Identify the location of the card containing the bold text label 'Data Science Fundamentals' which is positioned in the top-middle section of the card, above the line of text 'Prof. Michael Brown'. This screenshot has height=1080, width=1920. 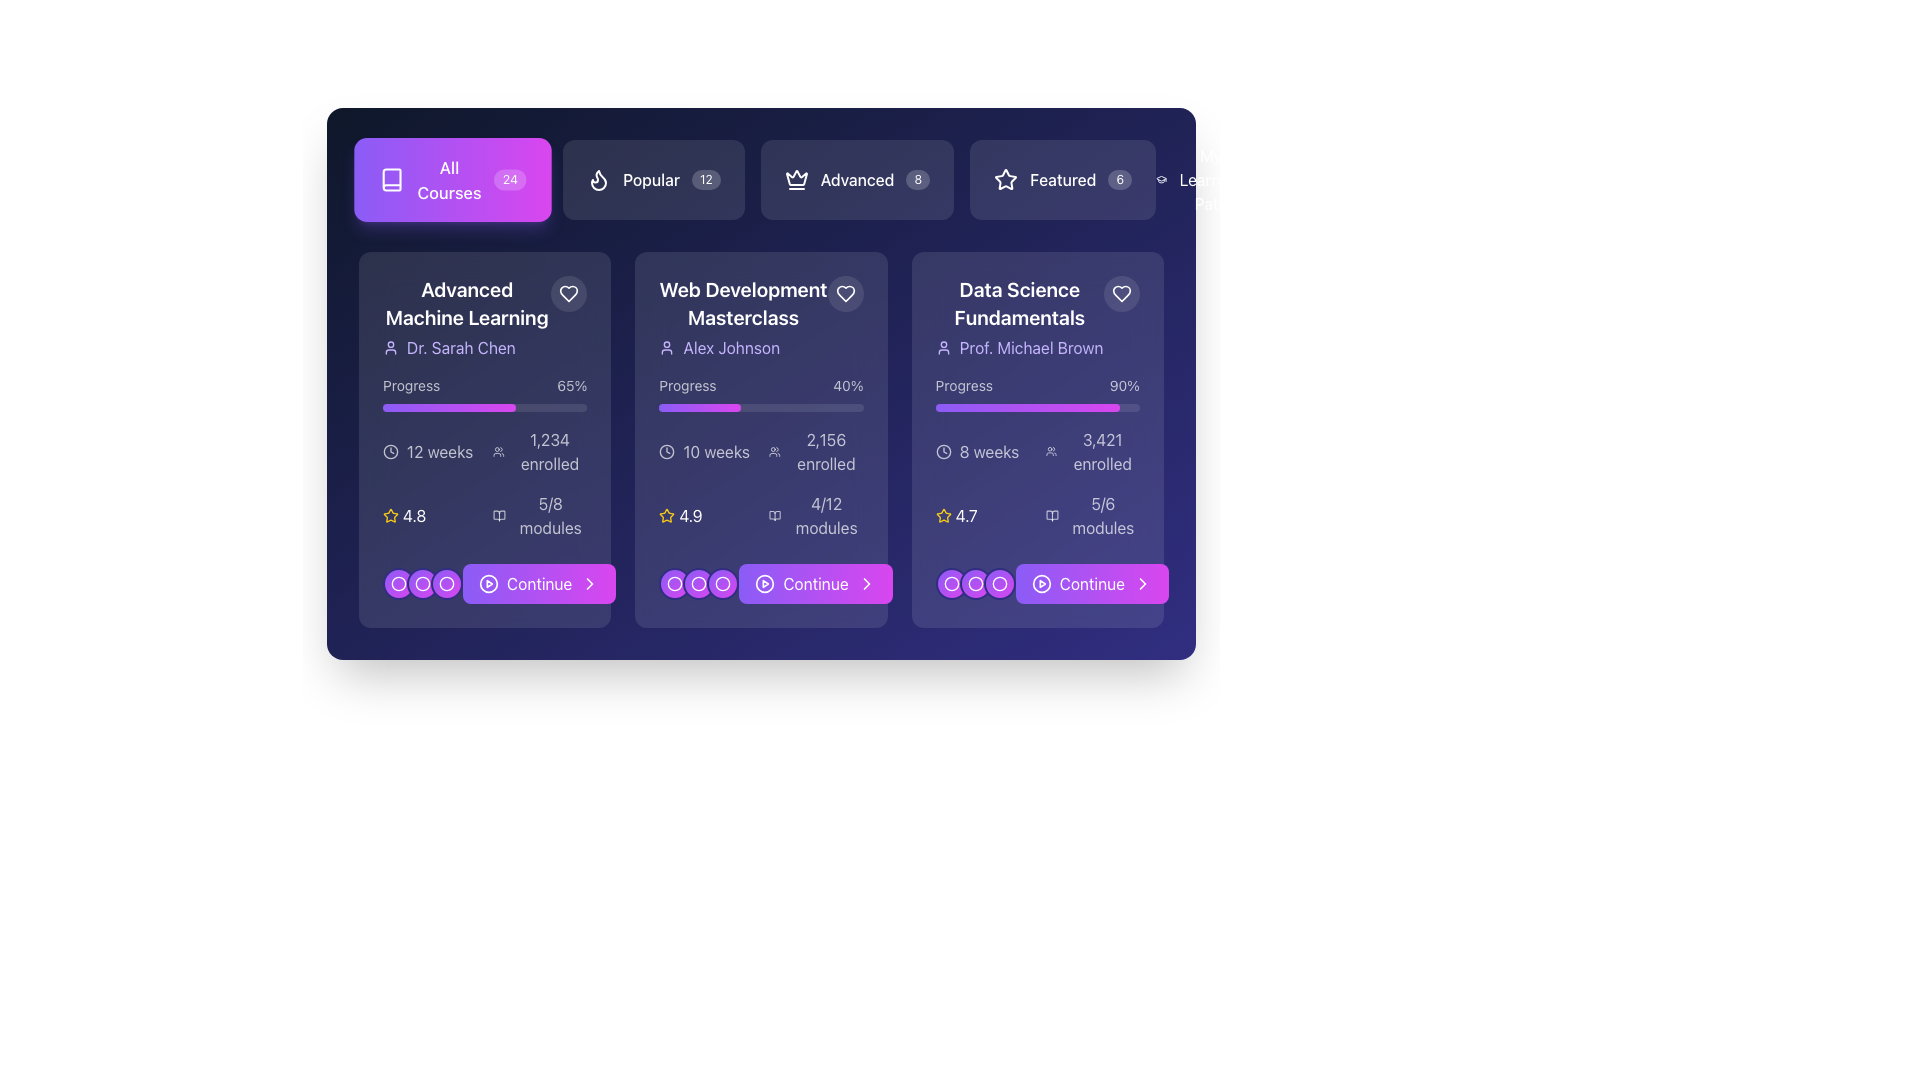
(1019, 304).